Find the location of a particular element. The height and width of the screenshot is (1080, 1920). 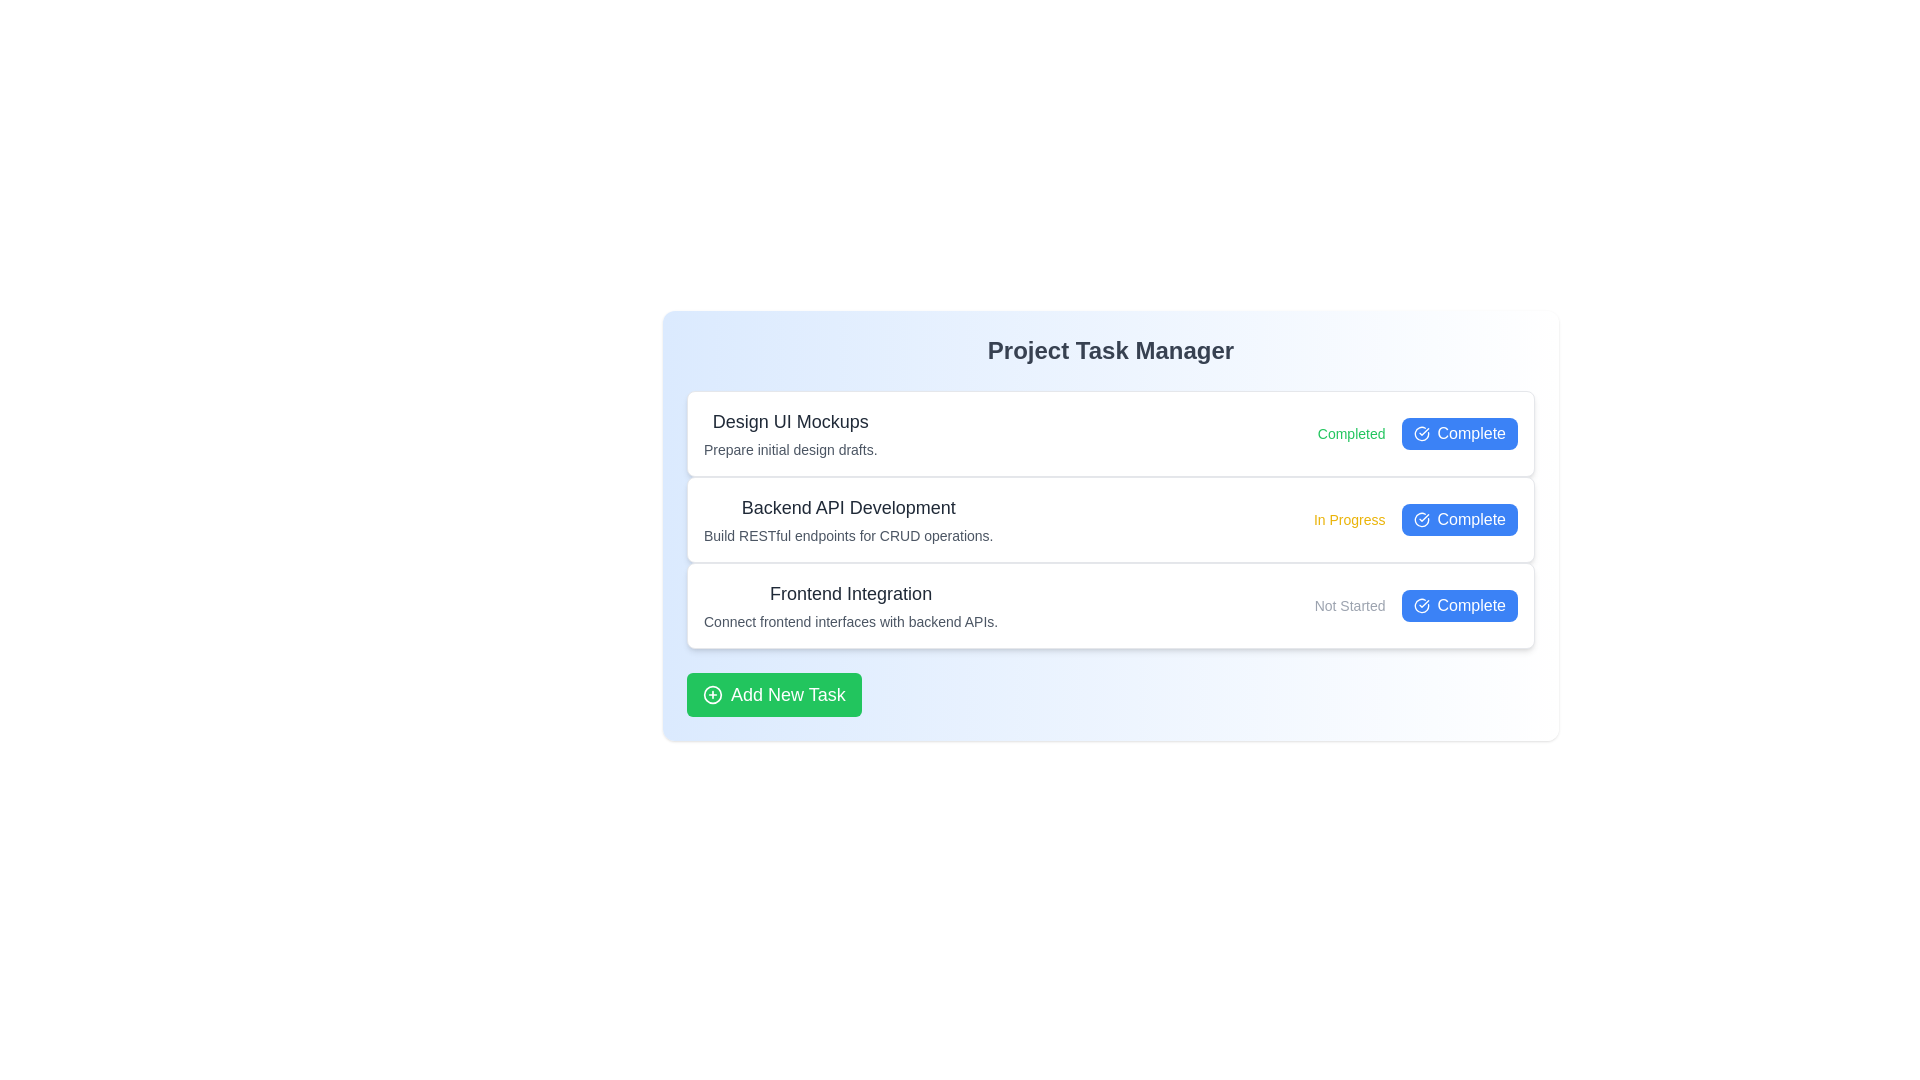

'Complete' button for the task 'Frontend Integration' is located at coordinates (1459, 604).